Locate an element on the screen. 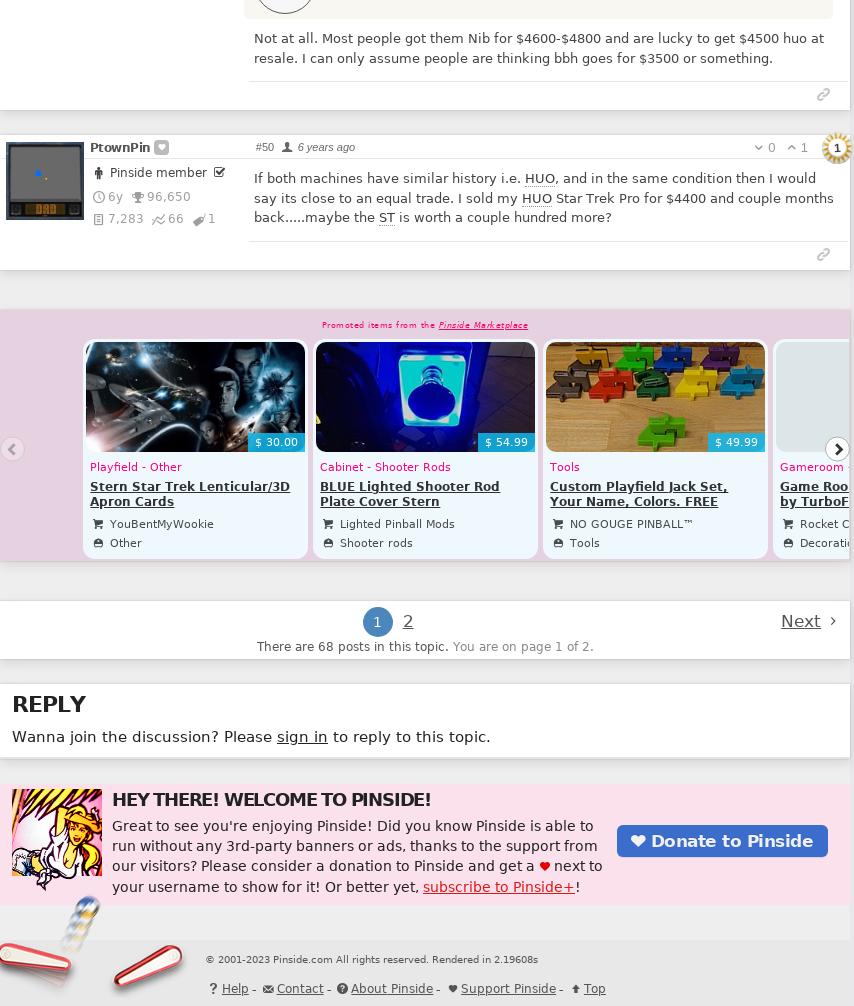 The image size is (854, 1006). 'ST' is located at coordinates (376, 217).